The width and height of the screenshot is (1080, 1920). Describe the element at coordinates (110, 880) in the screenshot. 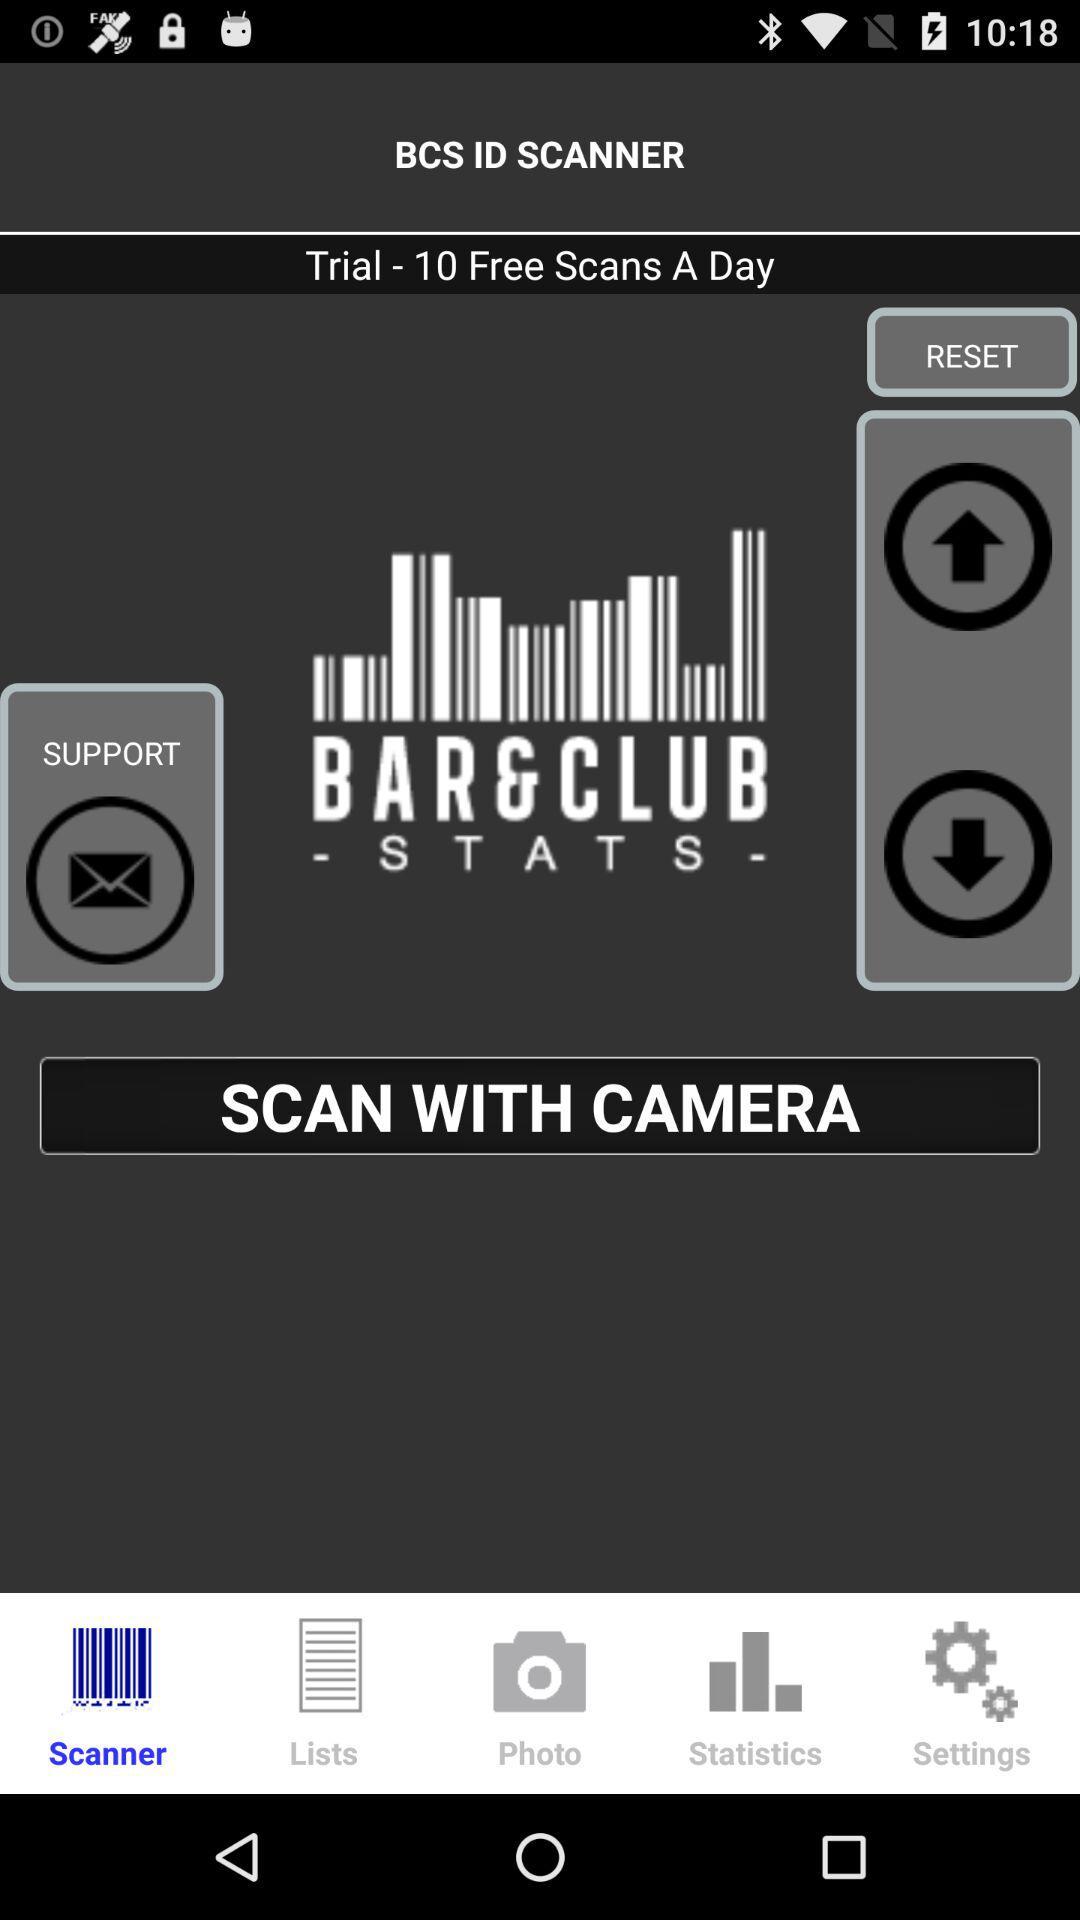

I see `contact support` at that location.